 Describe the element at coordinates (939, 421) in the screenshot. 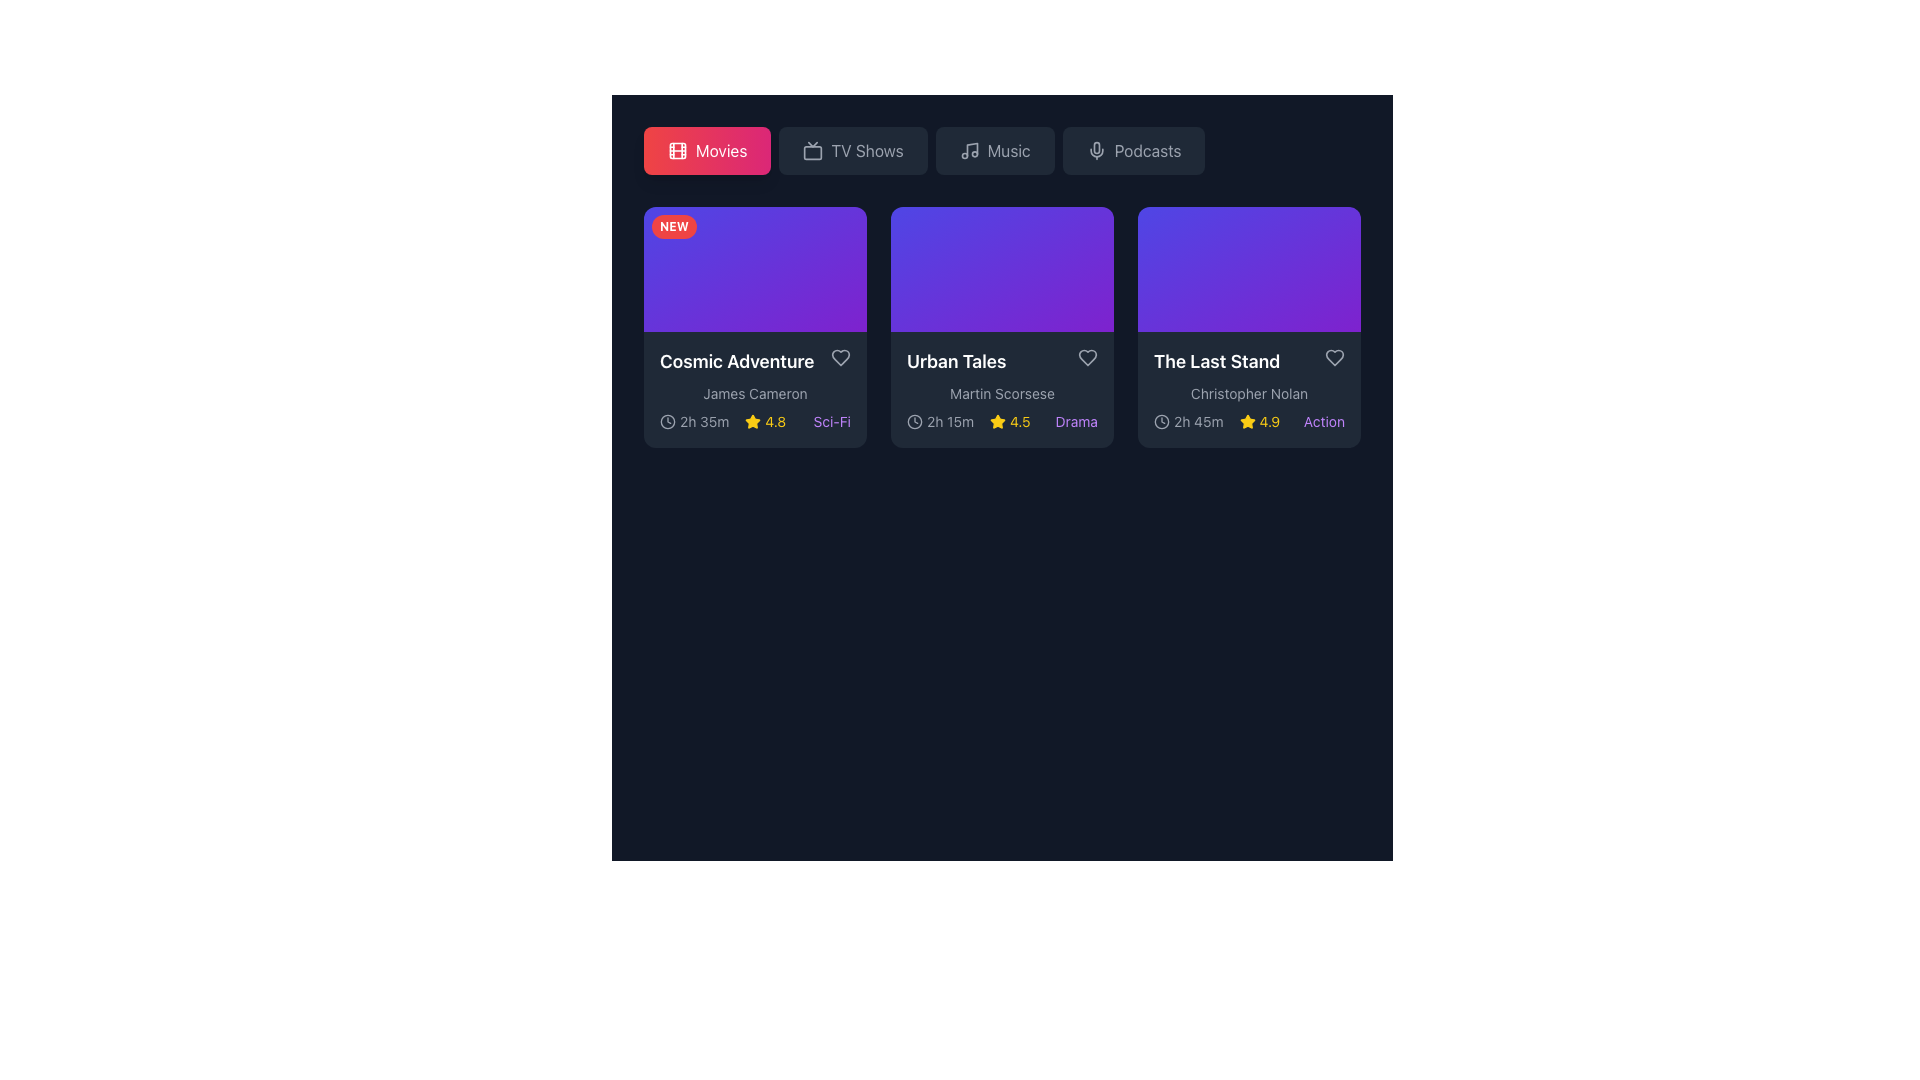

I see `the static text label displaying the movie duration '2h 15m' with an adjacent clock icon, located in the middle card under the 'Movies' tab, below the title 'Urban Tales' and above the rating '4.5'` at that location.